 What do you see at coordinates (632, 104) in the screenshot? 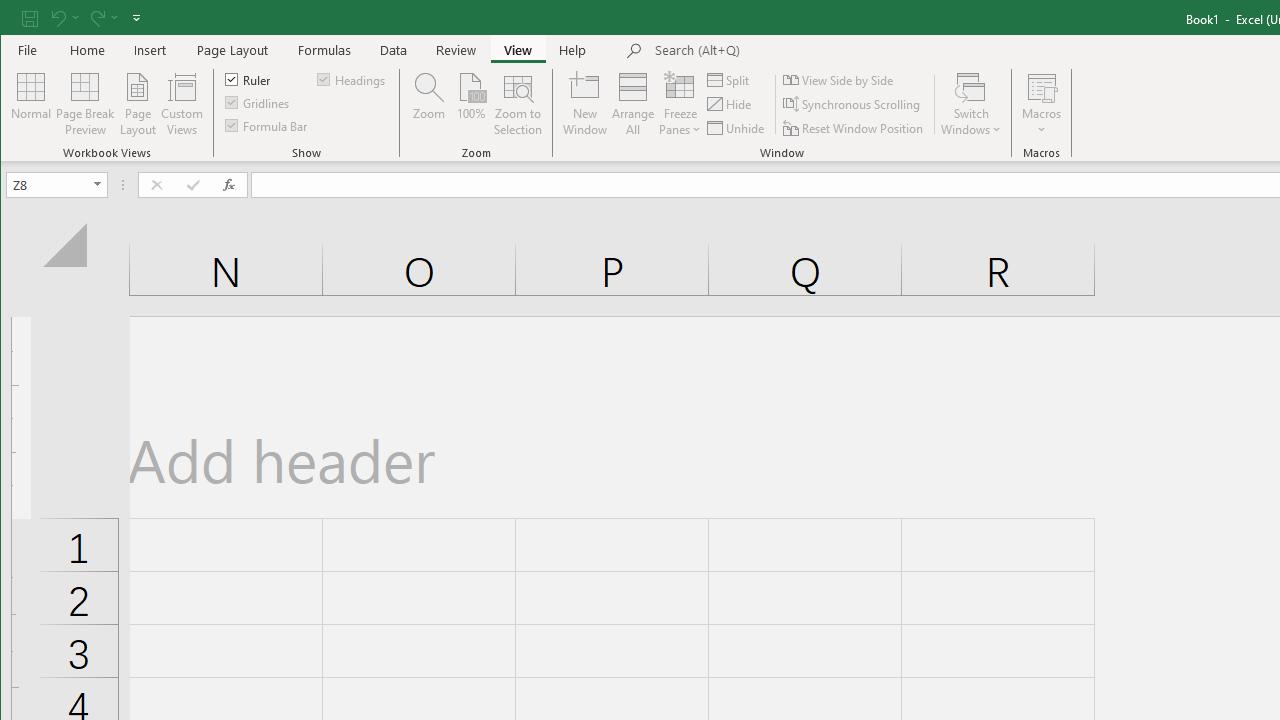
I see `'Arrange All'` at bounding box center [632, 104].